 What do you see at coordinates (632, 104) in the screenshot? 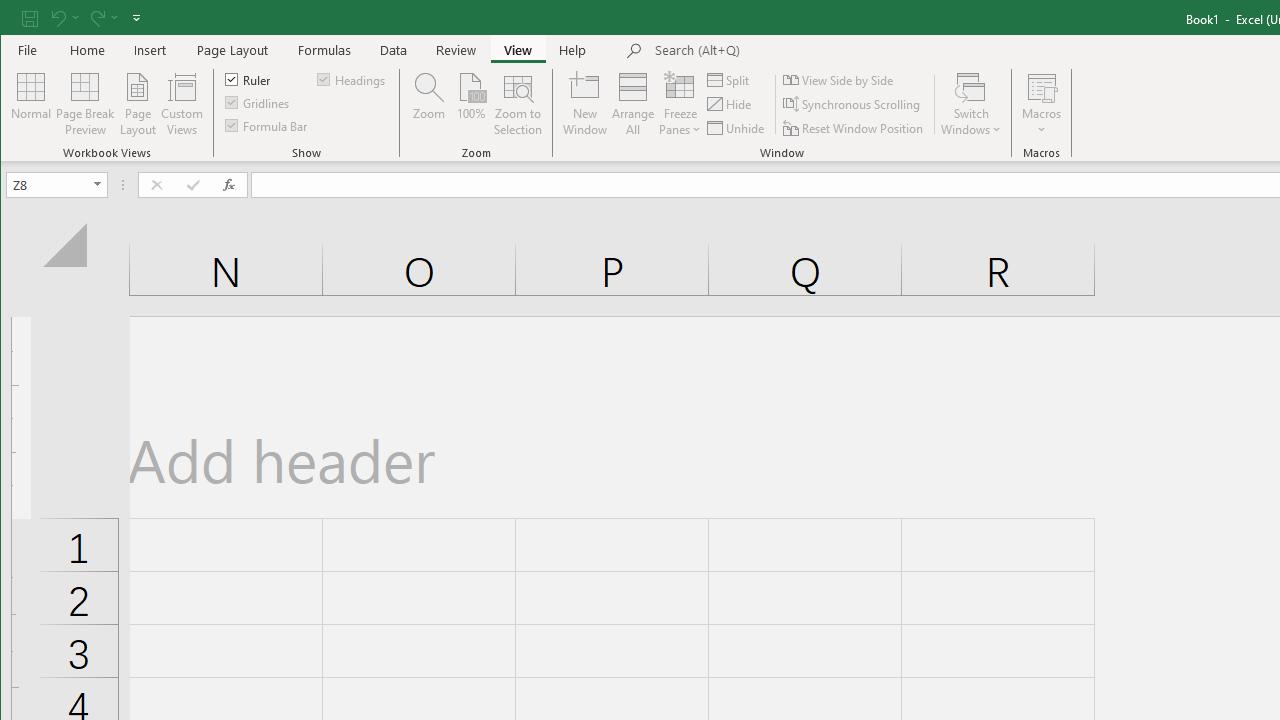
I see `'Arrange All'` at bounding box center [632, 104].